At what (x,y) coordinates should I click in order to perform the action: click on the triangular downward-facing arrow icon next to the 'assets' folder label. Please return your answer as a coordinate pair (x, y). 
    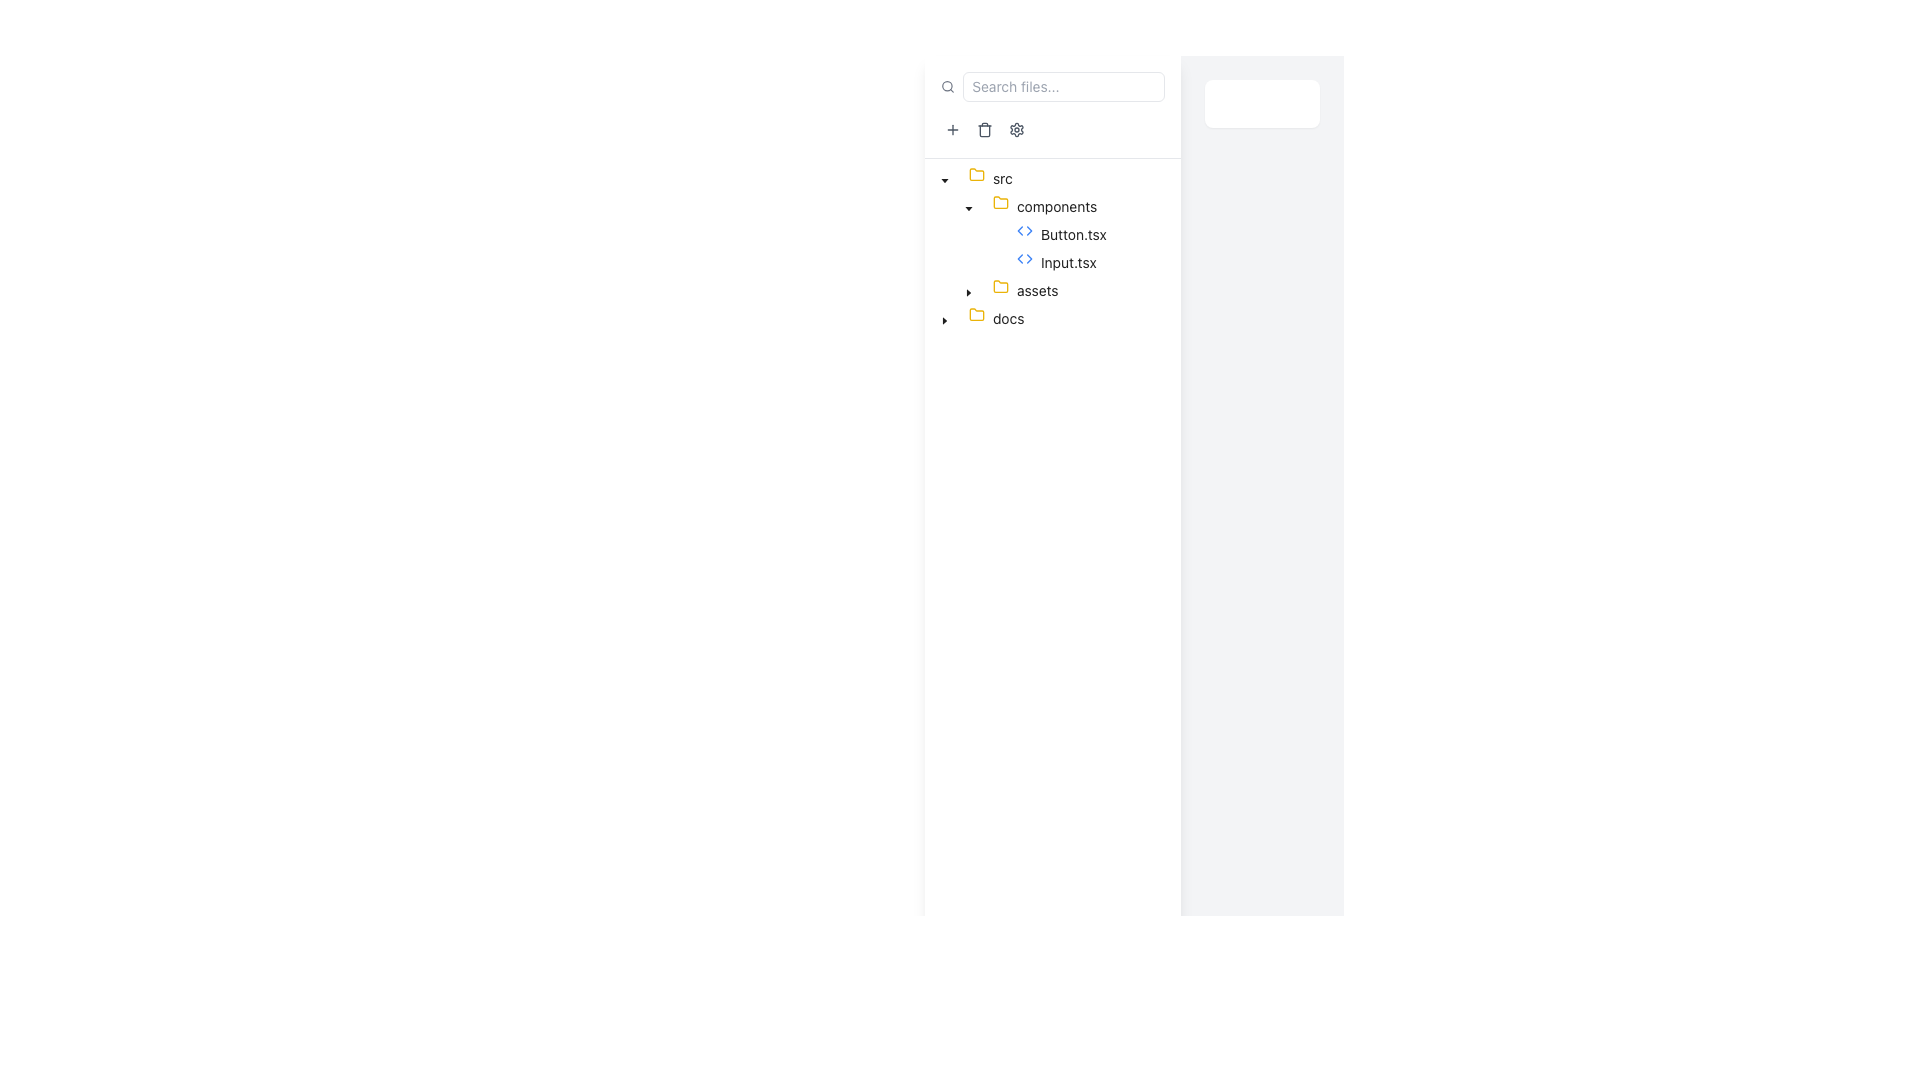
    Looking at the image, I should click on (969, 293).